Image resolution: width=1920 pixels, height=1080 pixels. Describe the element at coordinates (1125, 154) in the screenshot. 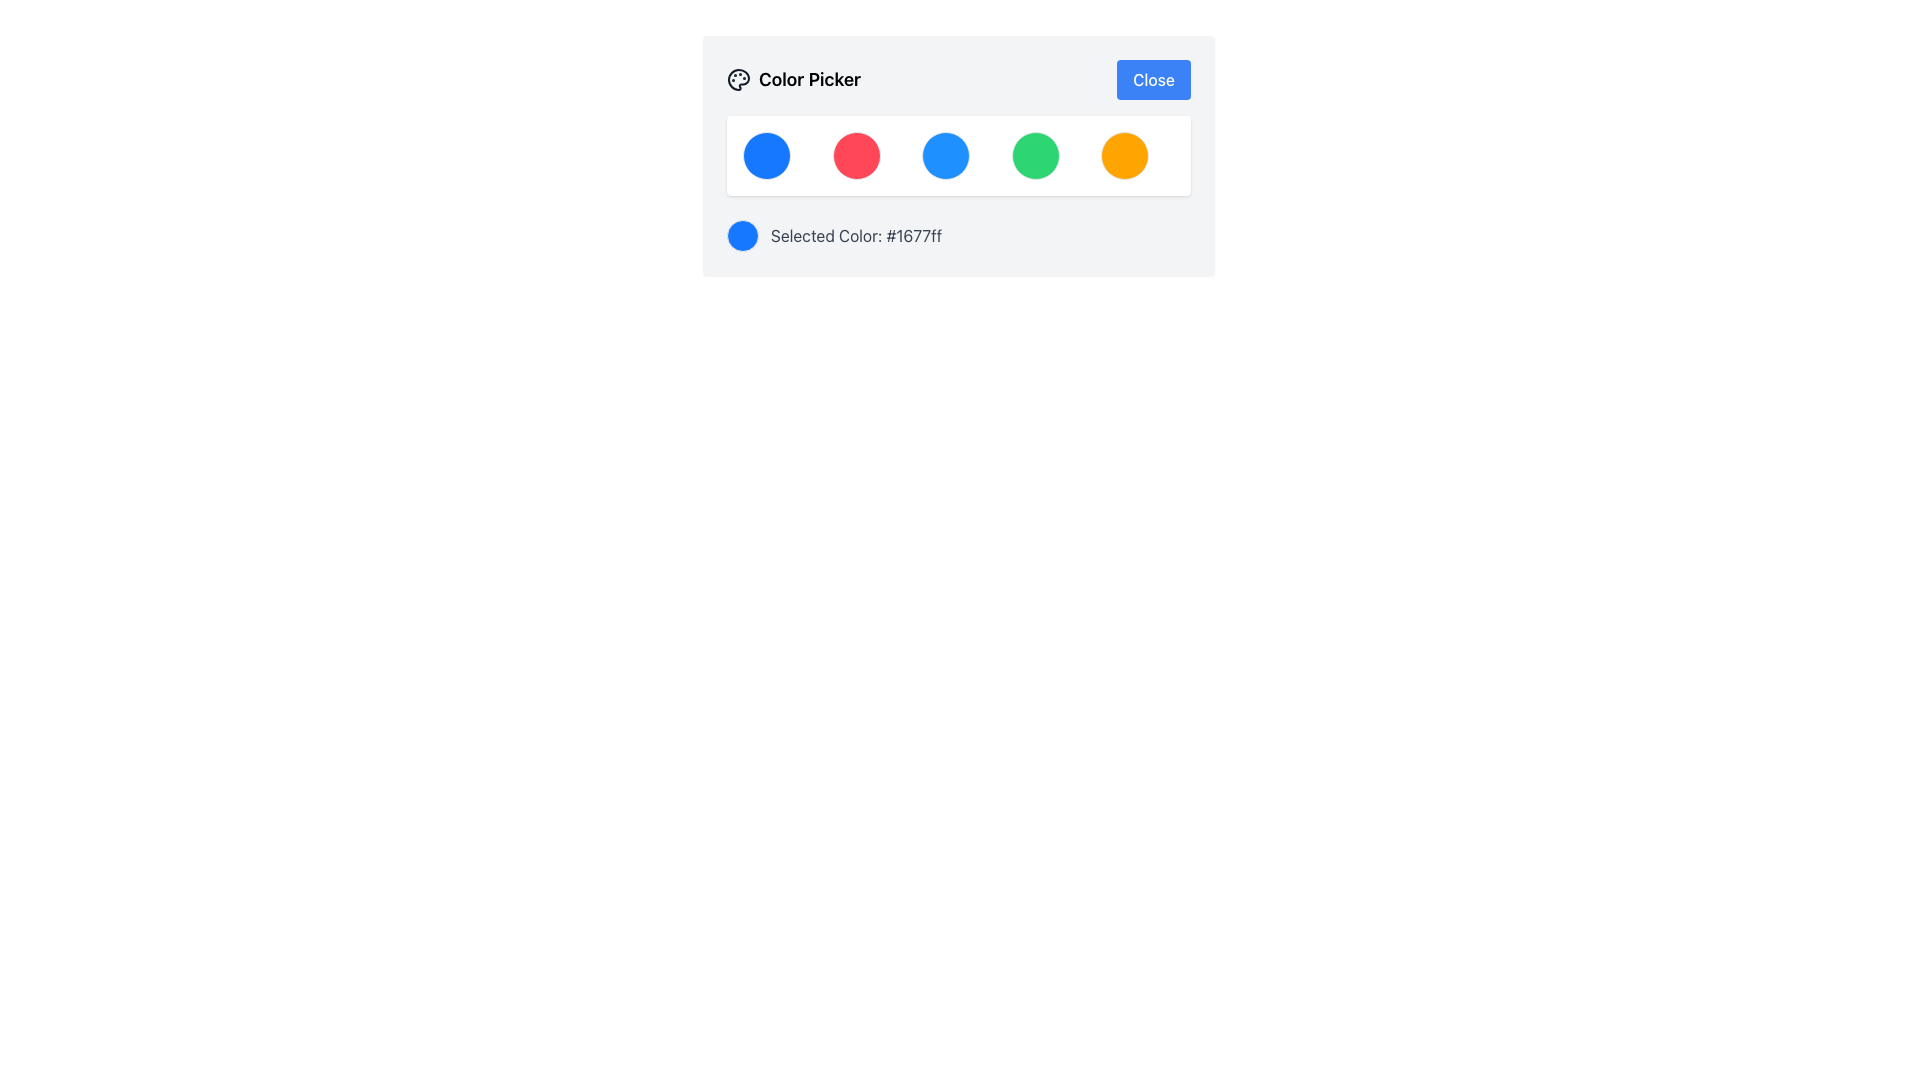

I see `the fifth circular button with a bright orange background` at that location.